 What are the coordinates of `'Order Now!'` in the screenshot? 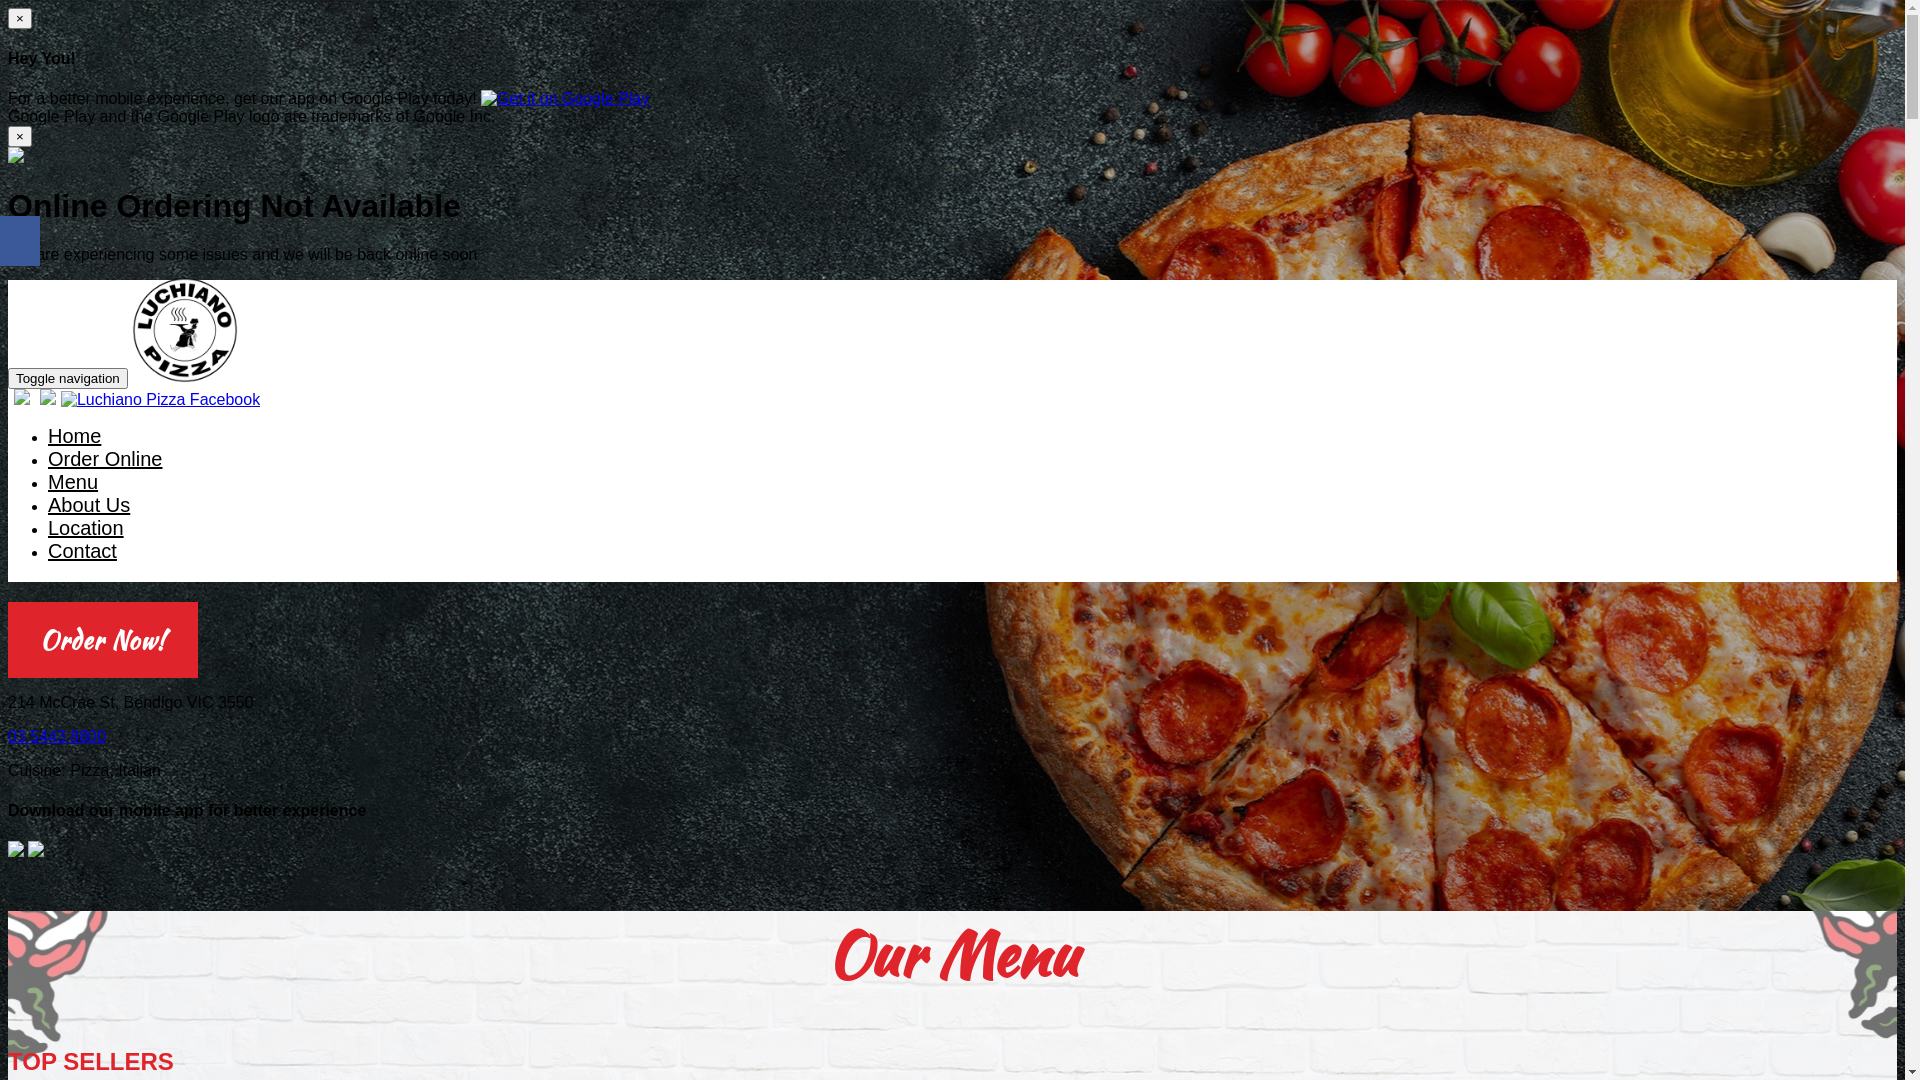 It's located at (101, 643).